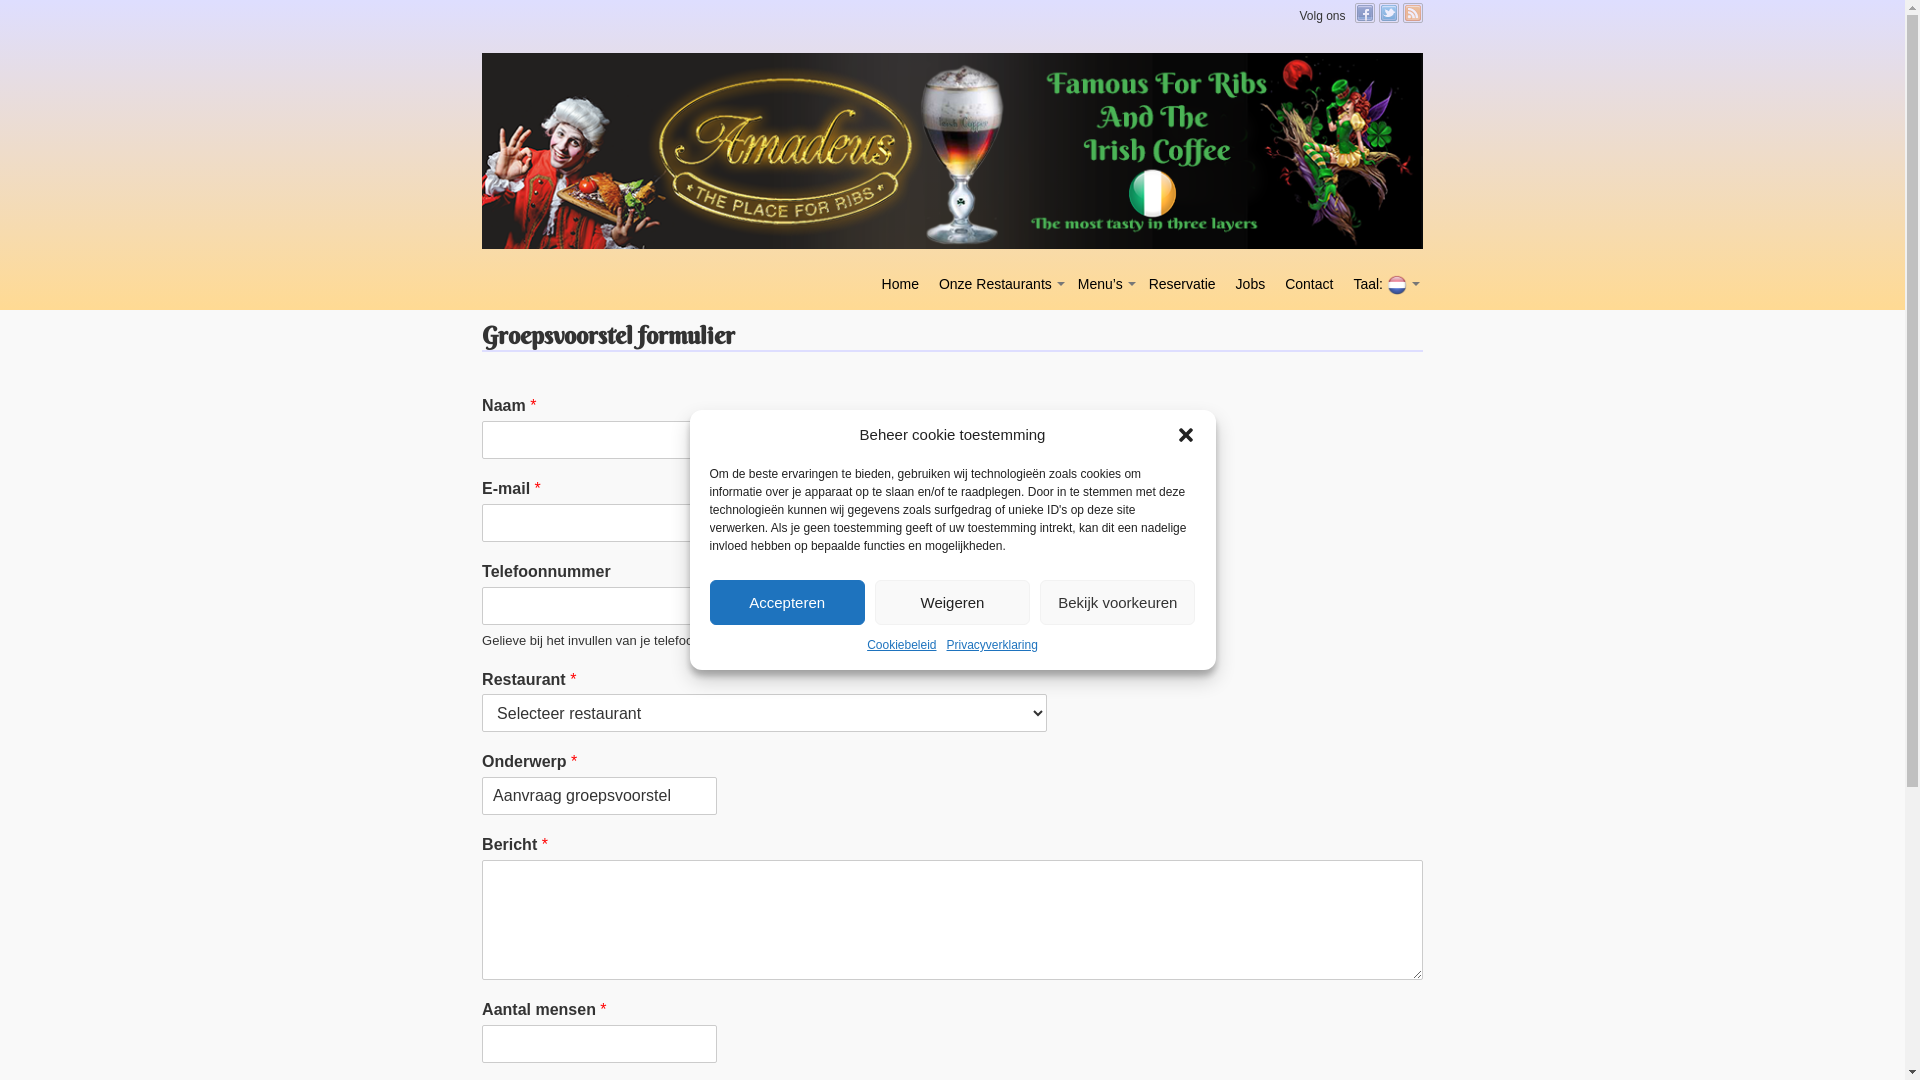 The height and width of the screenshot is (1080, 1920). Describe the element at coordinates (1362, 12) in the screenshot. I see `'Facebook'` at that location.